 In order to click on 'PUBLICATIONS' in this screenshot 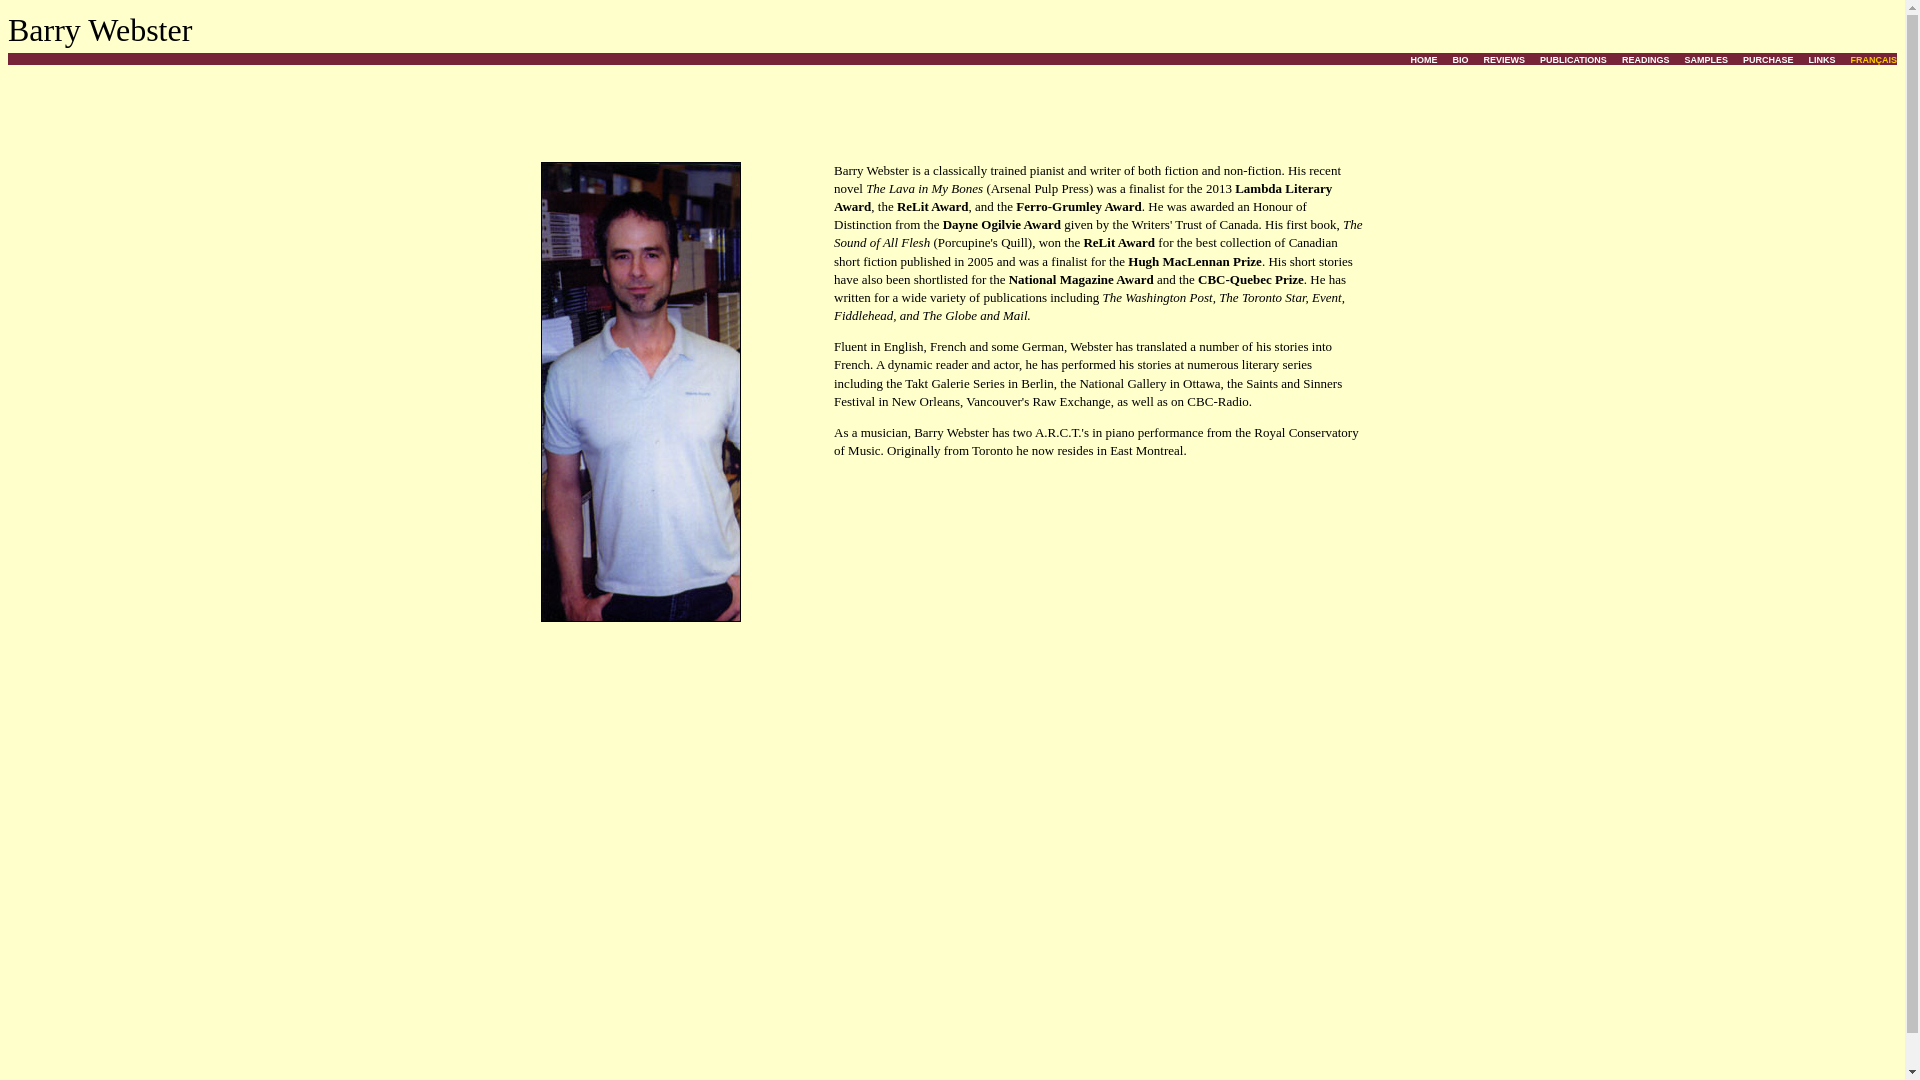, I will do `click(1572, 59)`.